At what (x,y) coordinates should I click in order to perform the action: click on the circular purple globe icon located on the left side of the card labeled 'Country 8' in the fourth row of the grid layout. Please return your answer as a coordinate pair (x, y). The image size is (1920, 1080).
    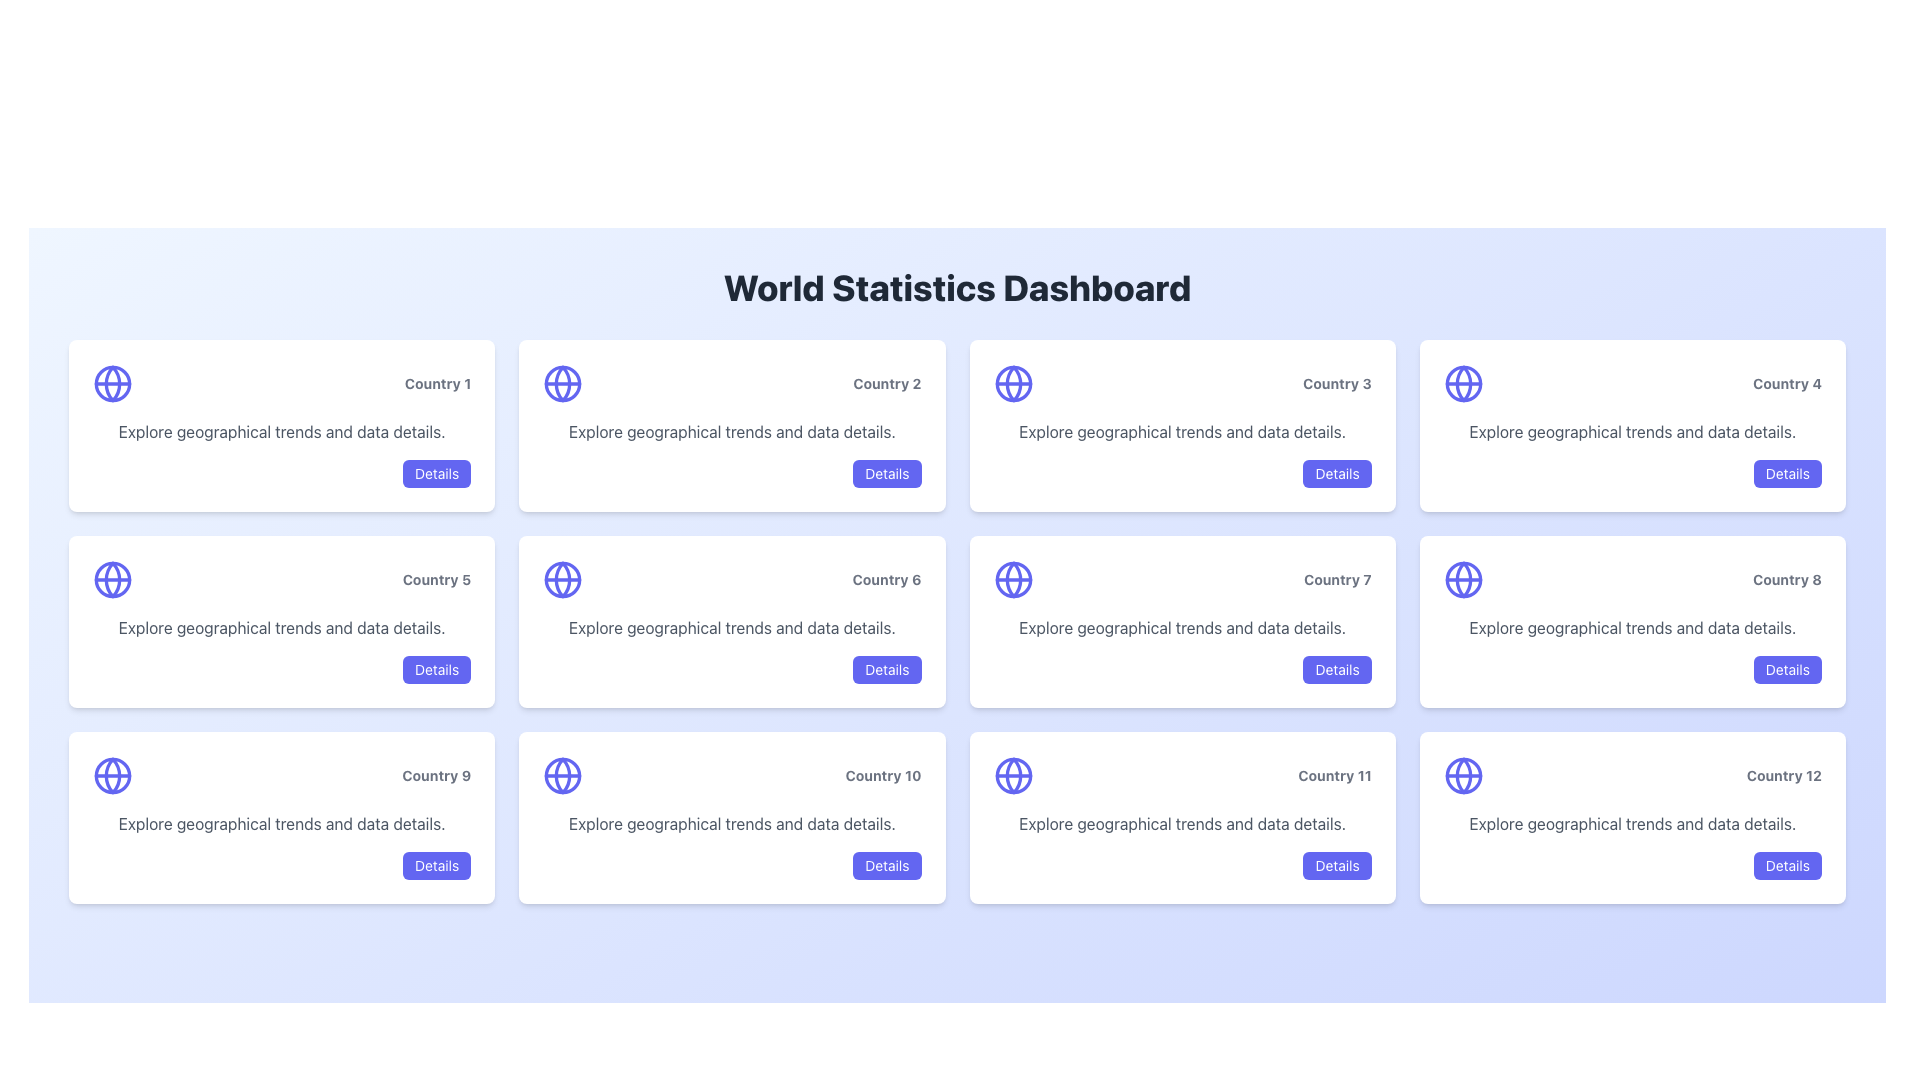
    Looking at the image, I should click on (1463, 579).